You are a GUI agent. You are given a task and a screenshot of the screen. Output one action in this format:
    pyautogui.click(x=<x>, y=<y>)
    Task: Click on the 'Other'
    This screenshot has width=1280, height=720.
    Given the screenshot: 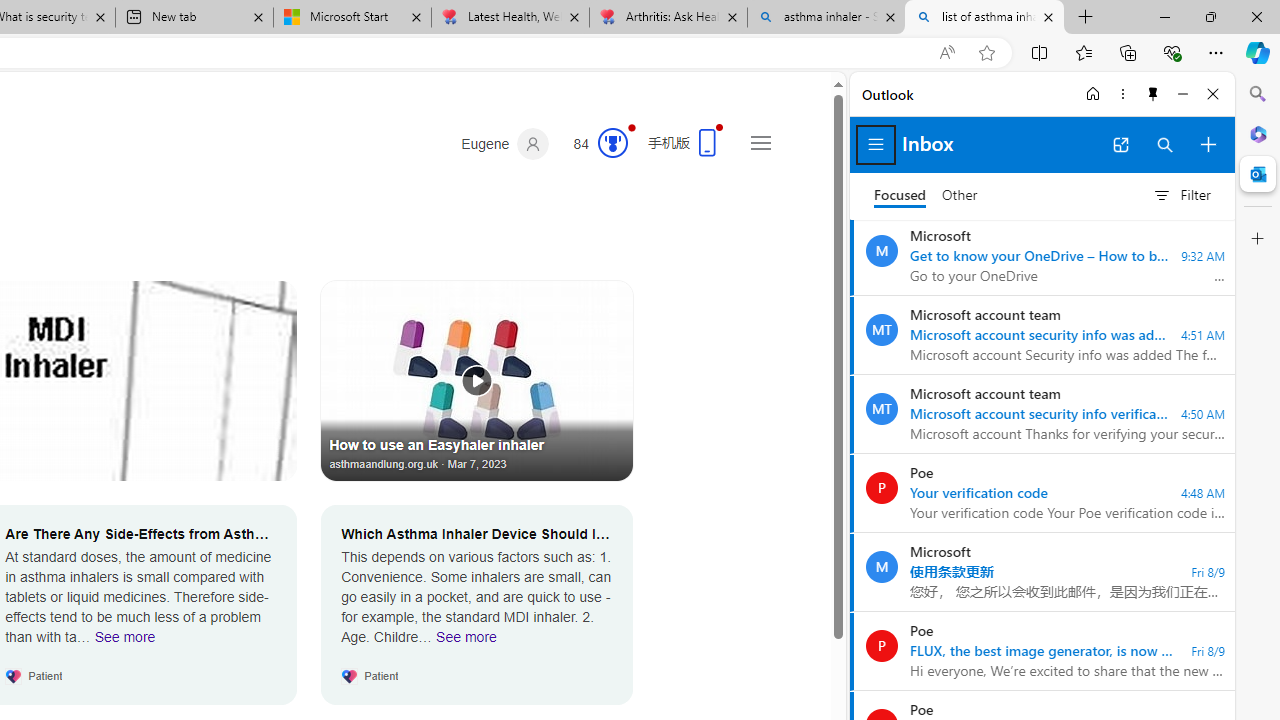 What is the action you would take?
    pyautogui.click(x=960, y=195)
    